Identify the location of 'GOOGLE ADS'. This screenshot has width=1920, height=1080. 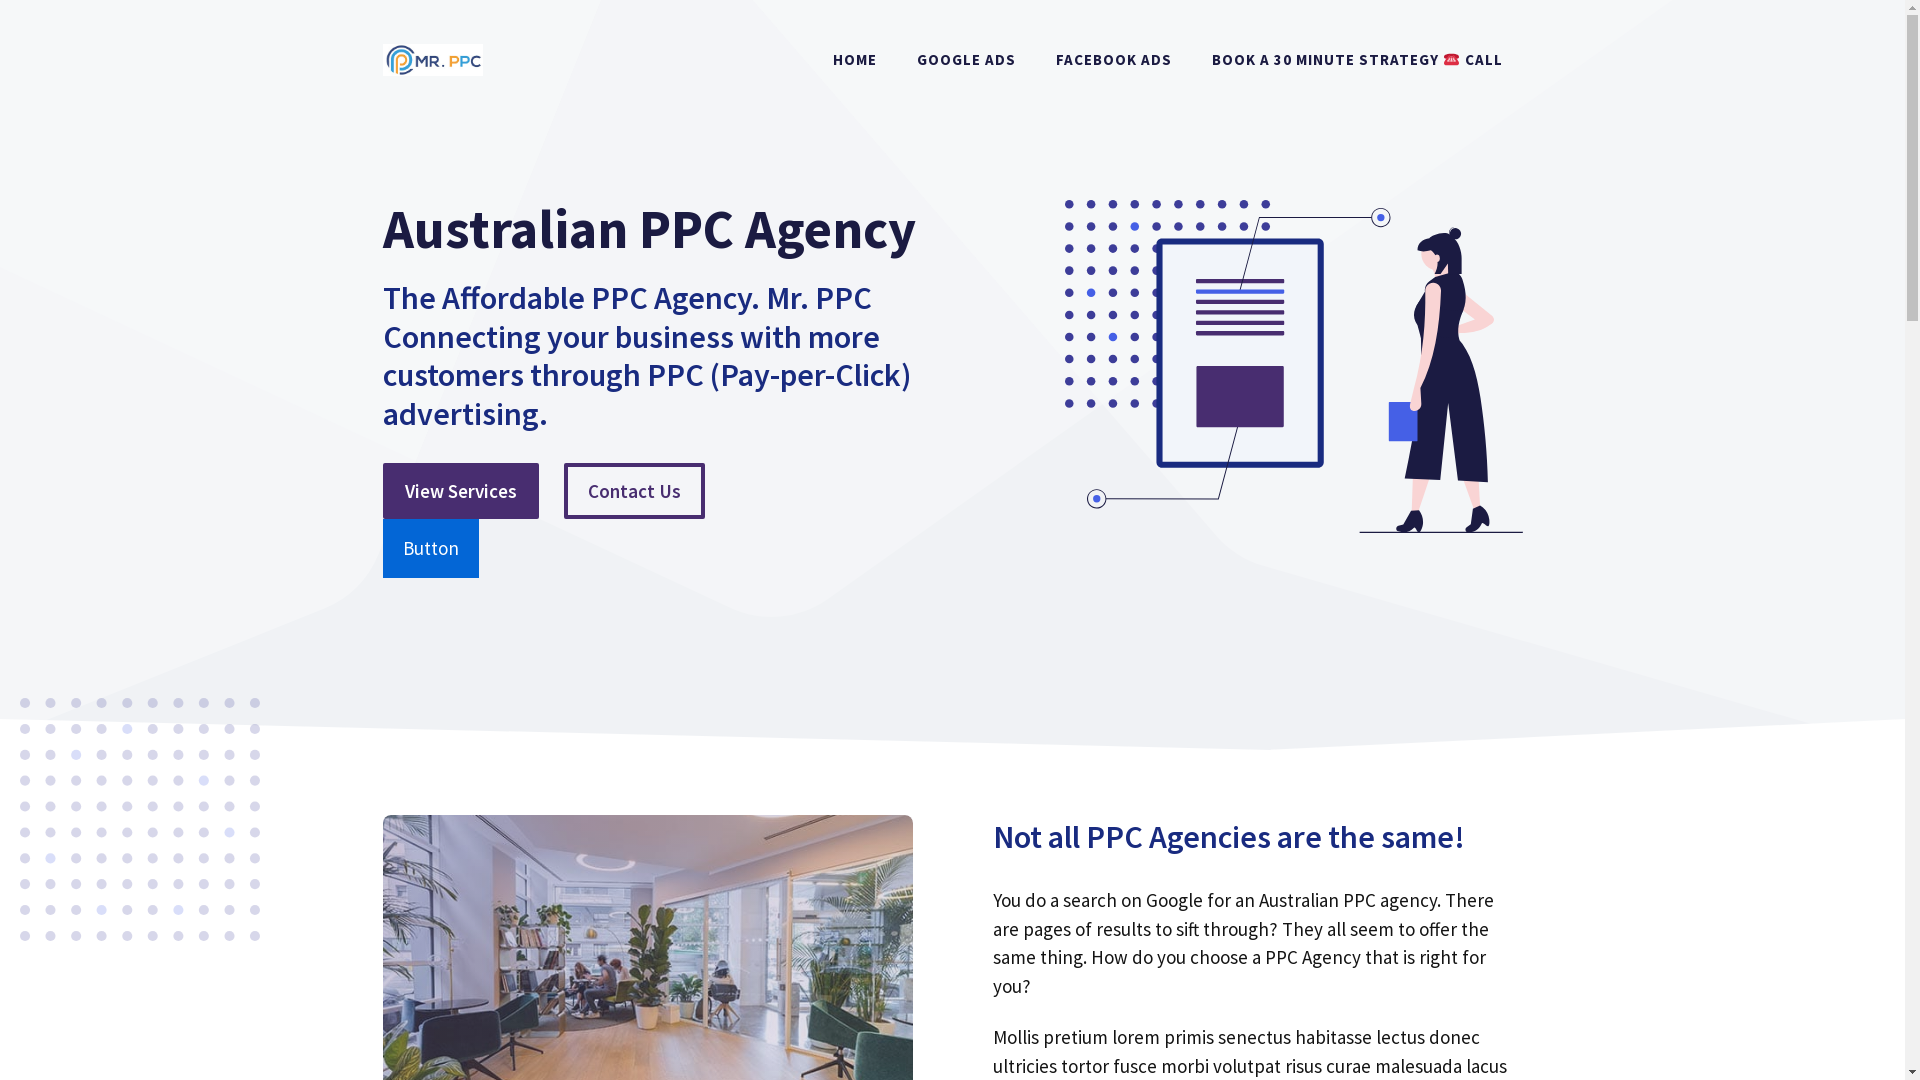
(966, 59).